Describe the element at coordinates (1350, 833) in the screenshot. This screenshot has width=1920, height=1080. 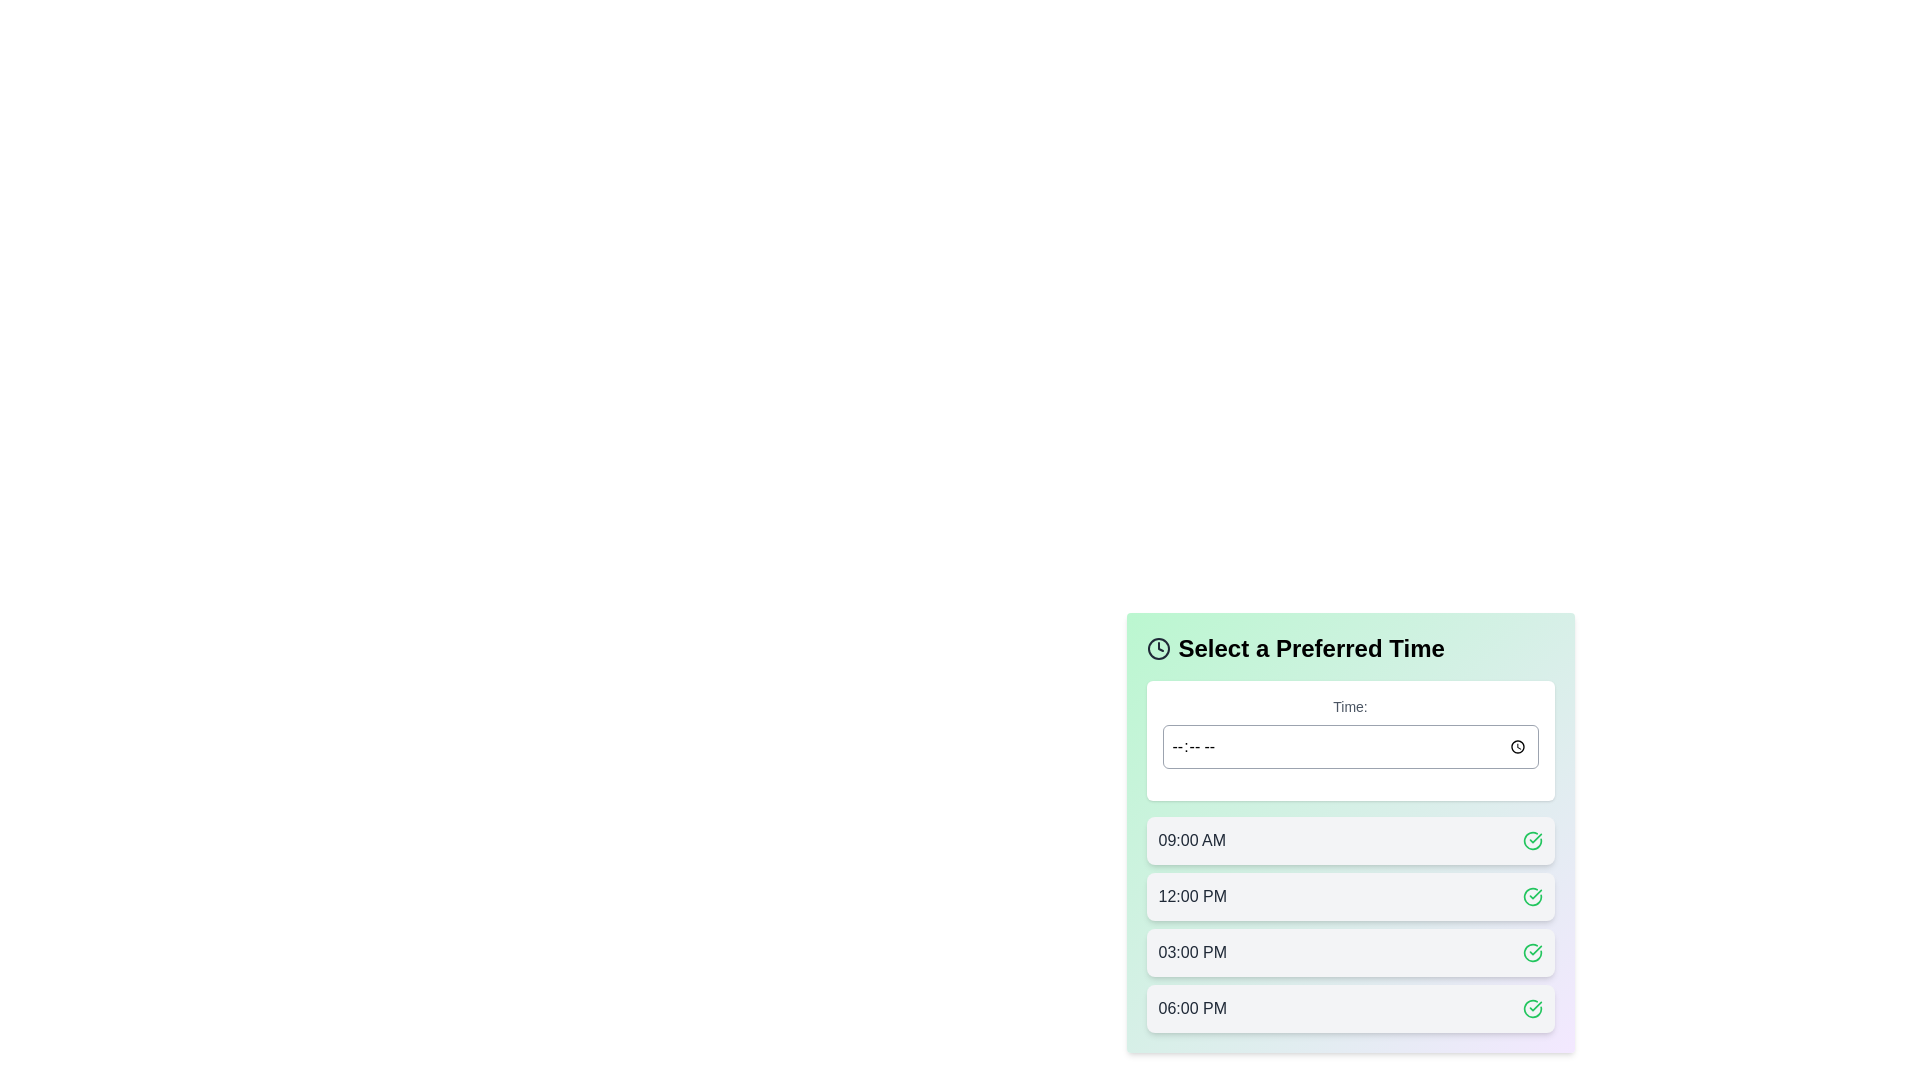
I see `the first selectable time entry in the list titled 'Select a Preferred Time'` at that location.